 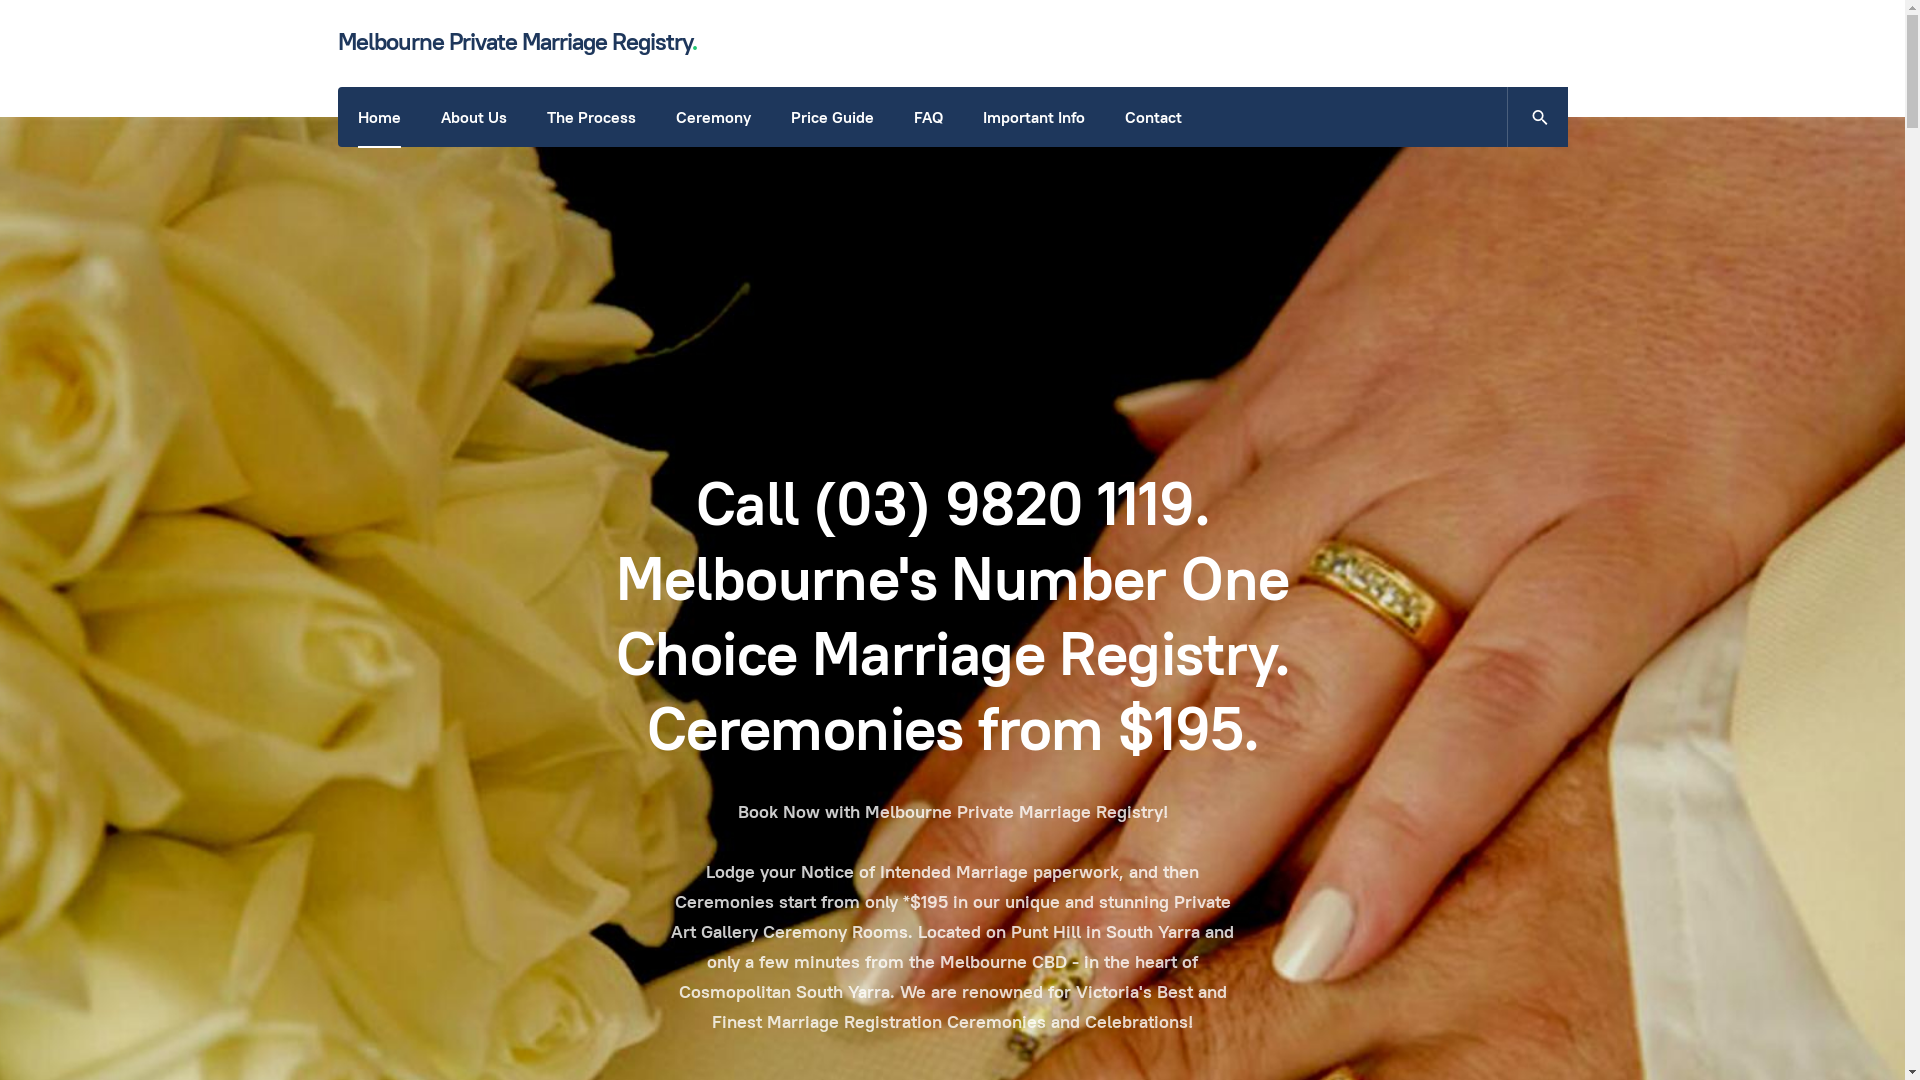 What do you see at coordinates (379, 116) in the screenshot?
I see `'Home'` at bounding box center [379, 116].